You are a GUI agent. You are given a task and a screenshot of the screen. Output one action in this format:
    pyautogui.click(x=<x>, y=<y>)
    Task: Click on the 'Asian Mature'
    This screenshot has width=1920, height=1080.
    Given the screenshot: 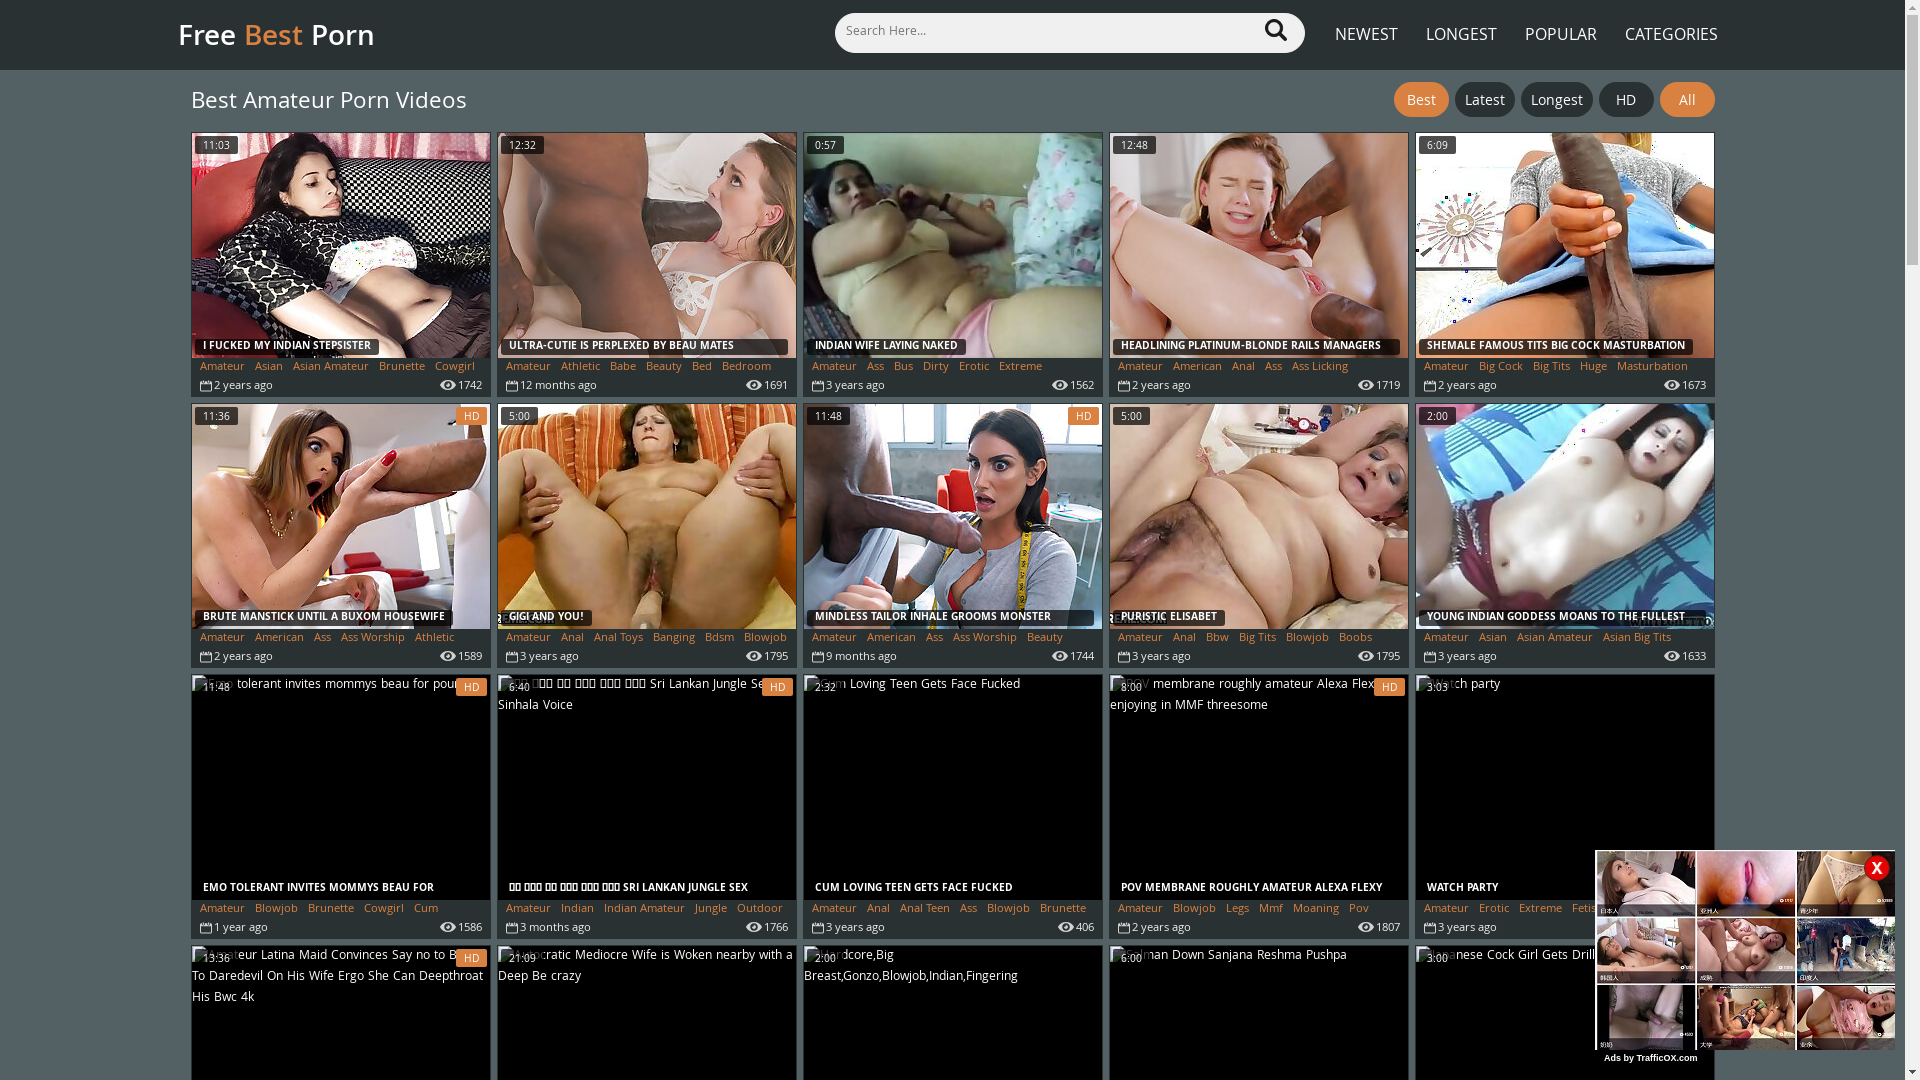 What is the action you would take?
    pyautogui.click(x=1458, y=655)
    